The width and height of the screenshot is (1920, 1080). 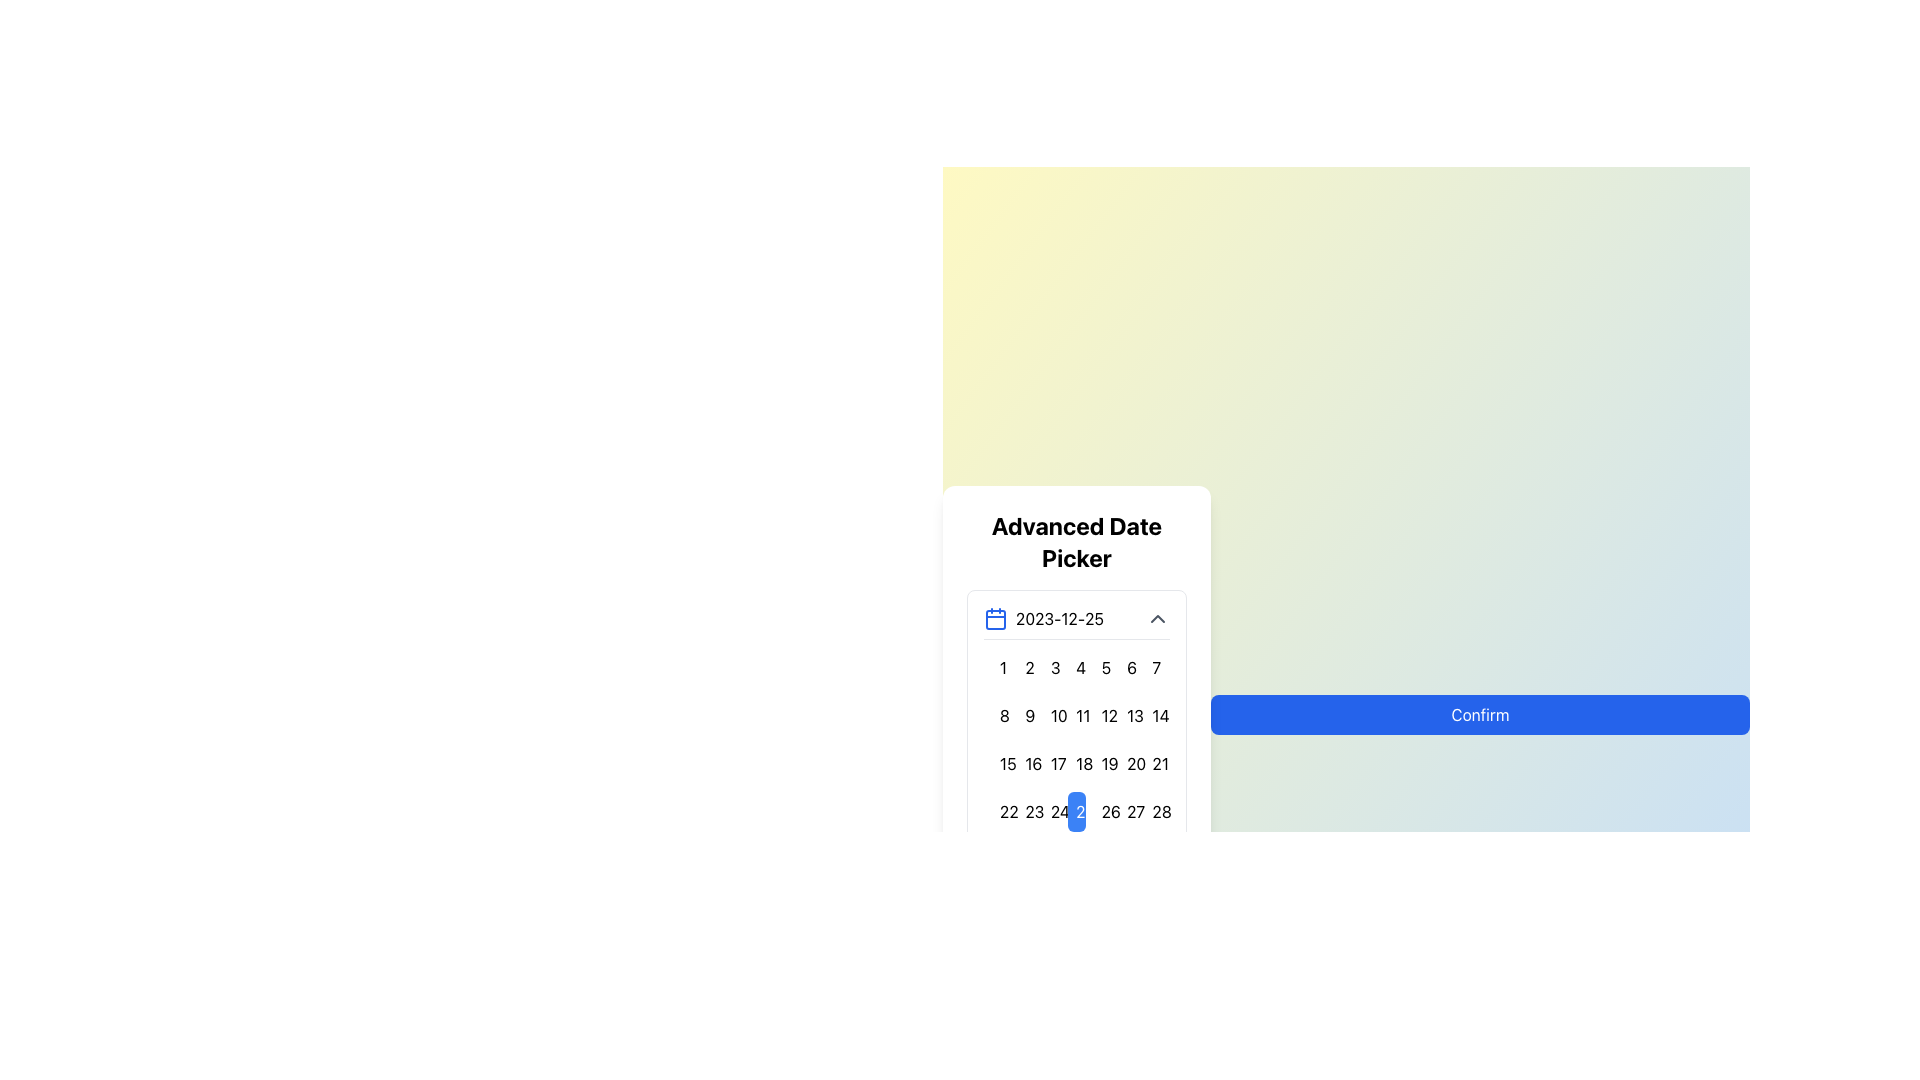 I want to click on on the rounded square tile displaying the number '22' in the first column of the sixth row of the interactive grid, which represents the date '22', so click(x=1000, y=811).